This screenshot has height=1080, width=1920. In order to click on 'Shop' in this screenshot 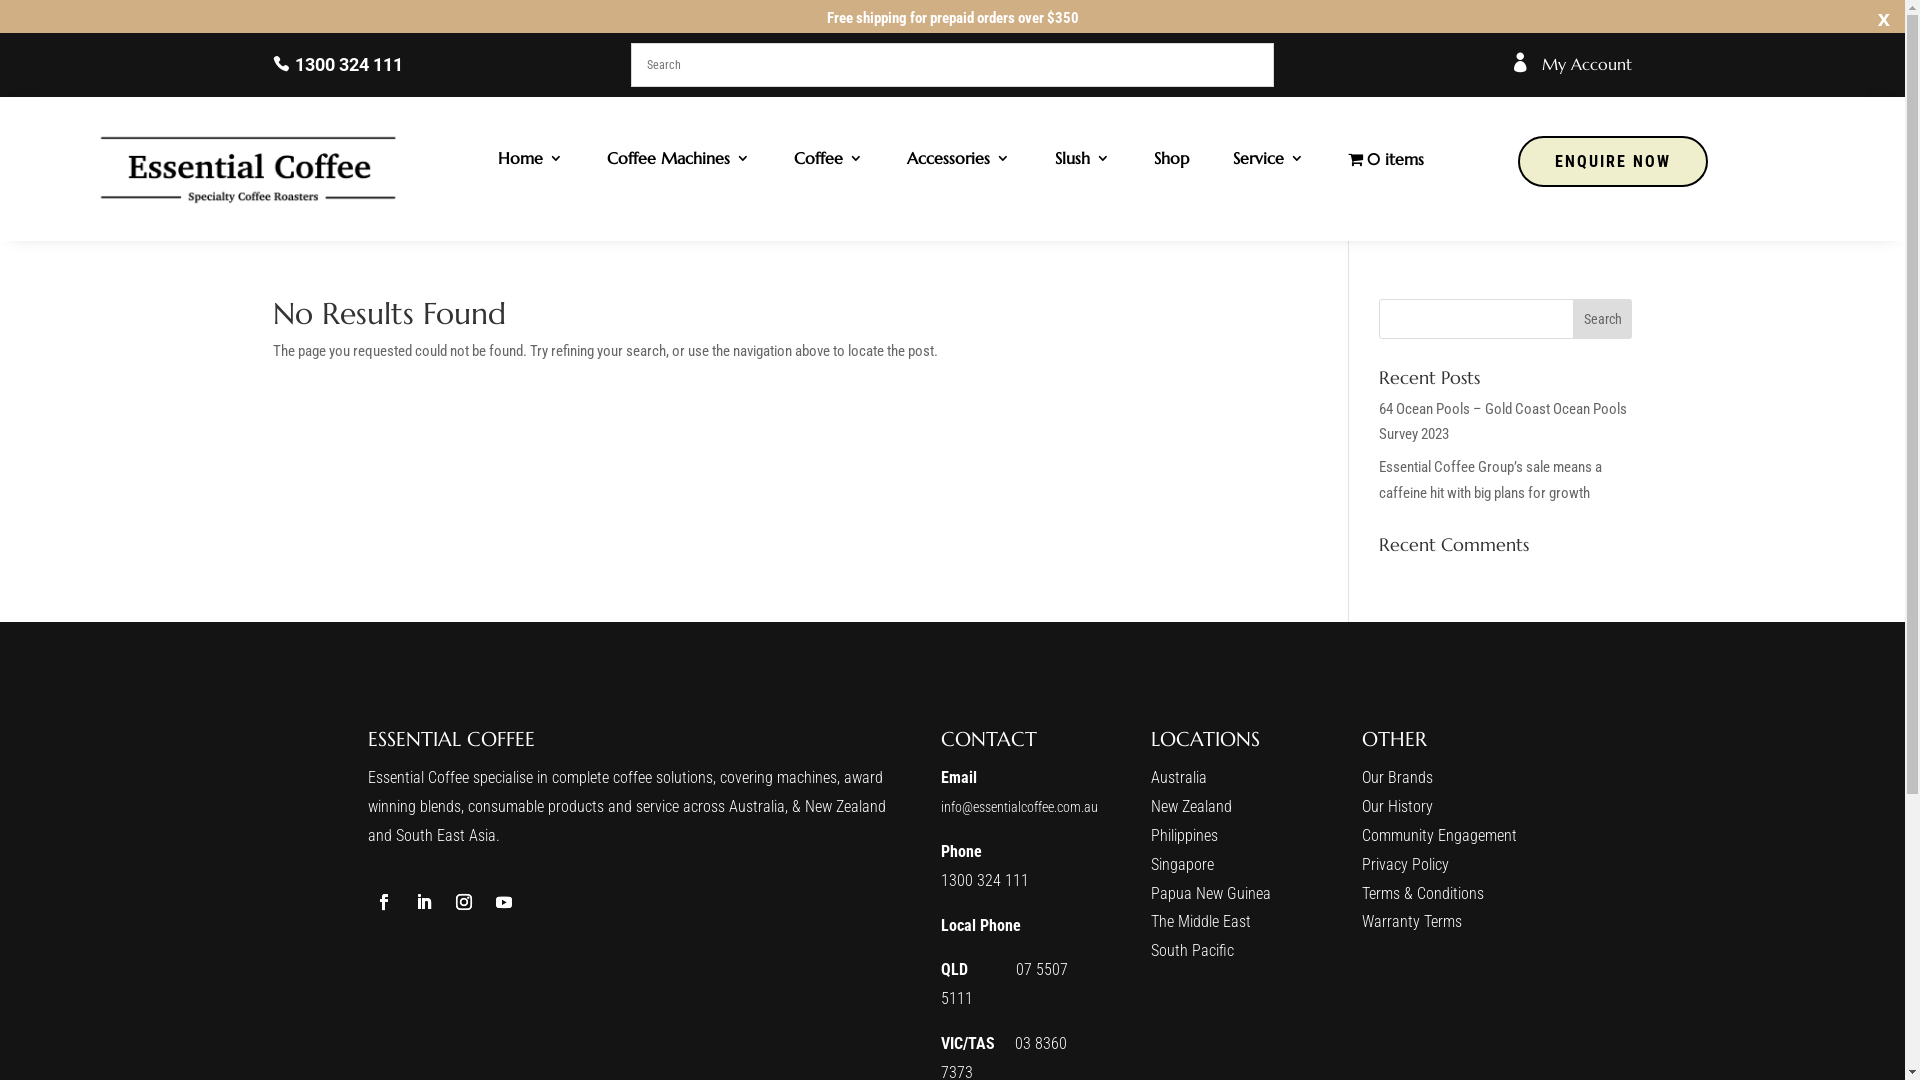, I will do `click(1171, 161)`.